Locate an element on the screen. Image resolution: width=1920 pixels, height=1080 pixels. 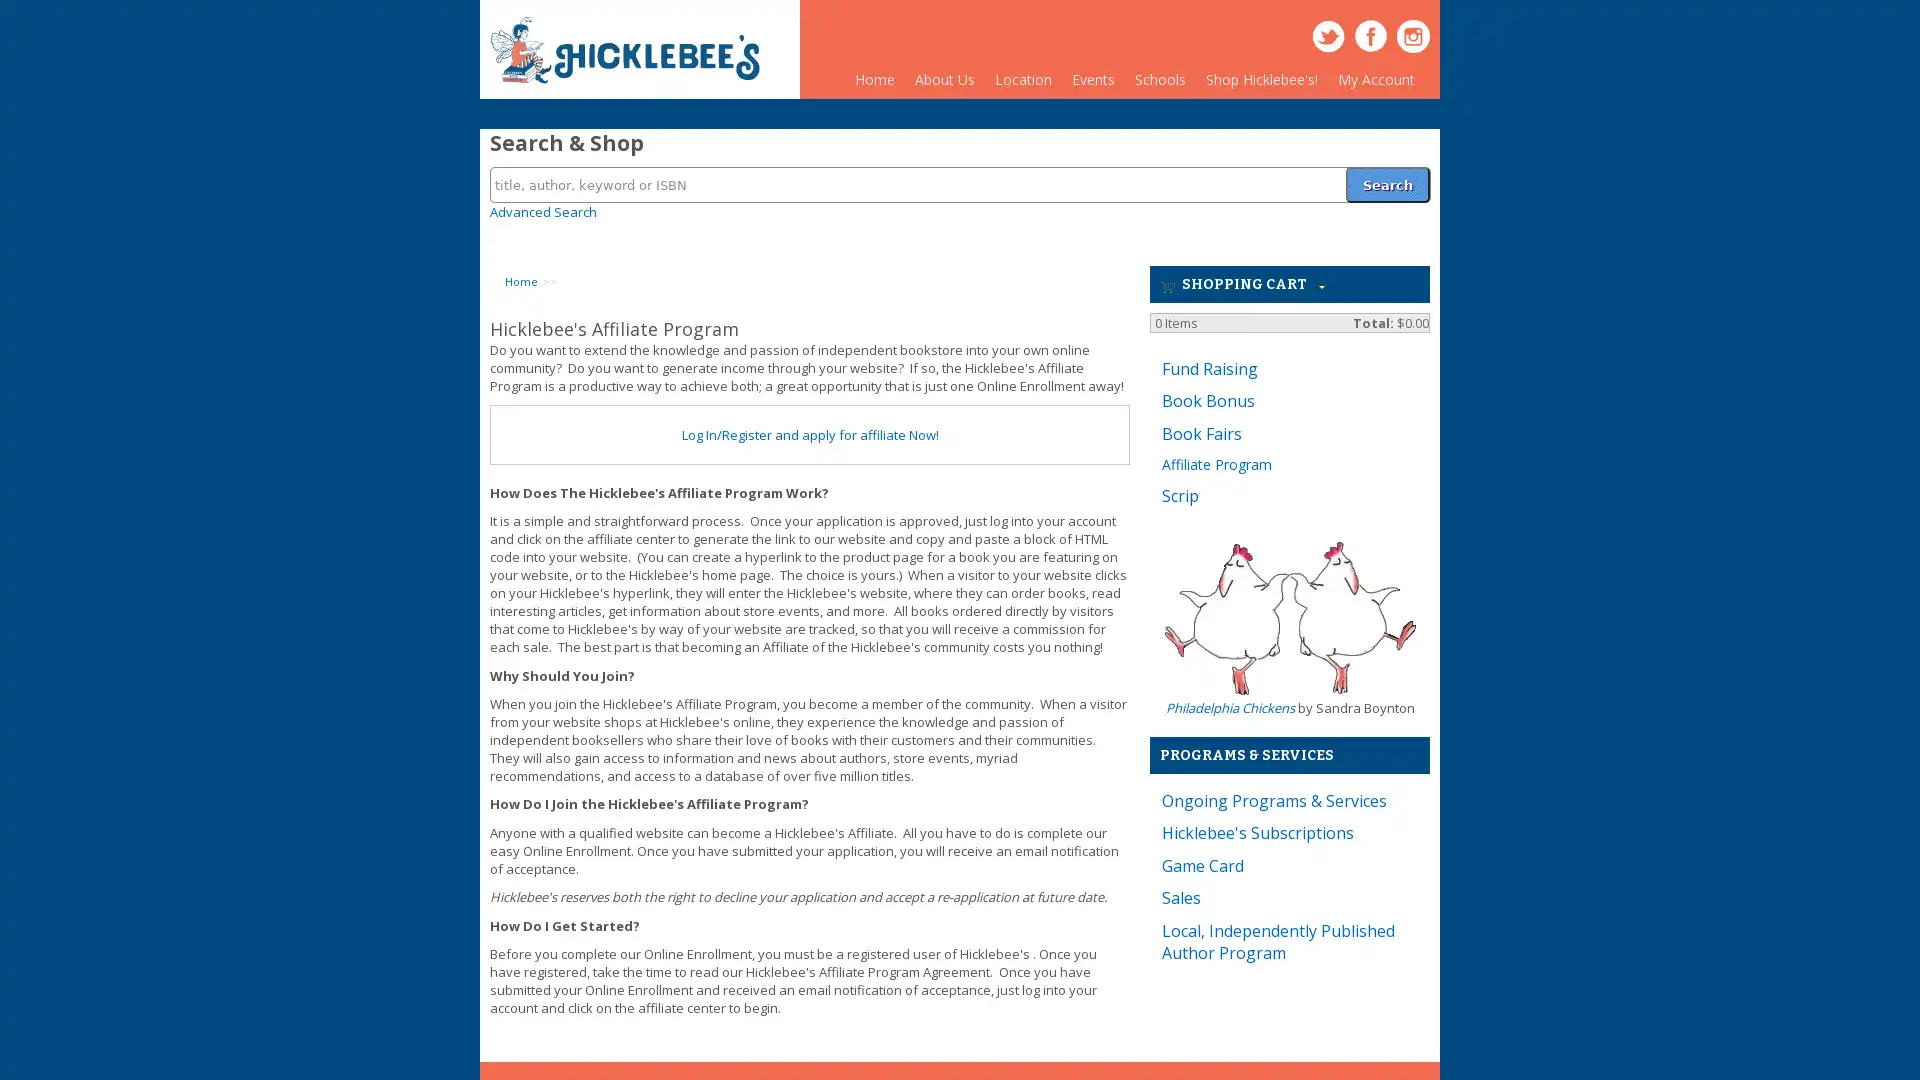
Search is located at coordinates (1386, 172).